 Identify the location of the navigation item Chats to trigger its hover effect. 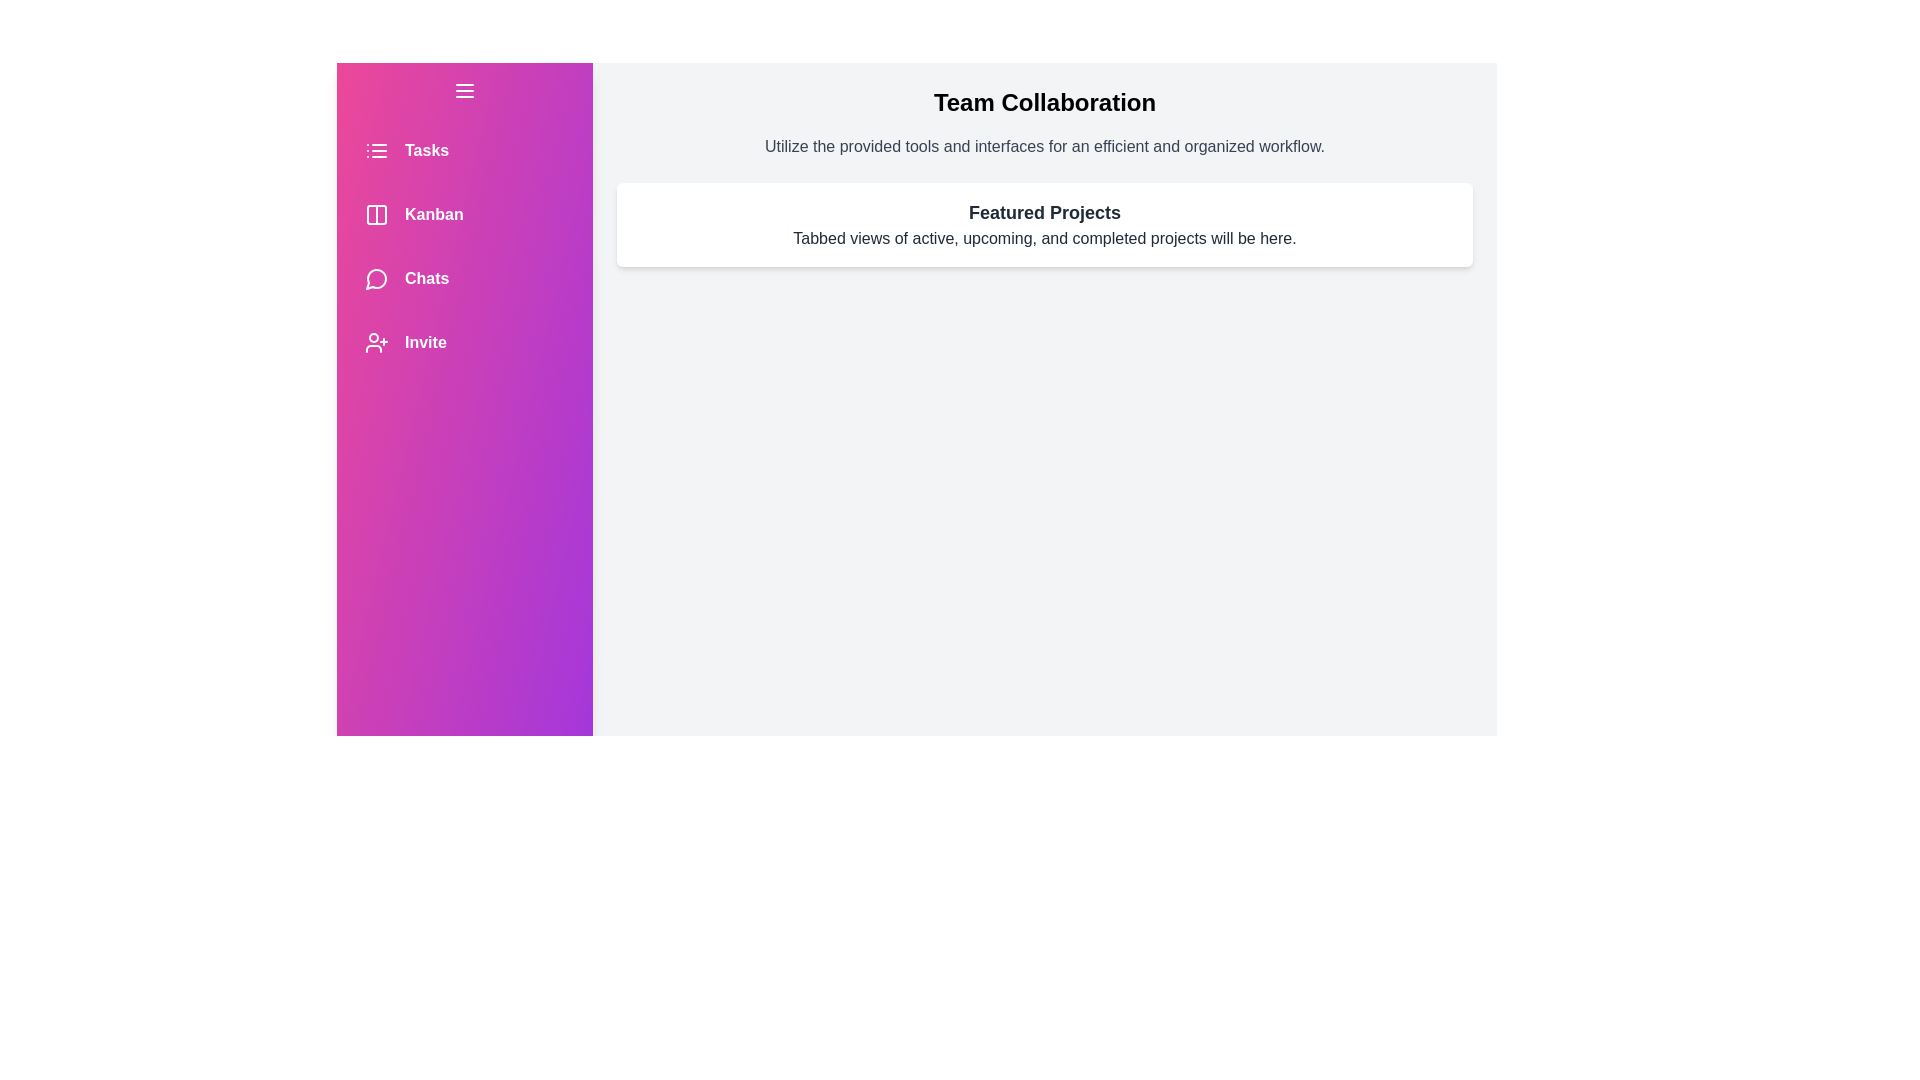
(464, 278).